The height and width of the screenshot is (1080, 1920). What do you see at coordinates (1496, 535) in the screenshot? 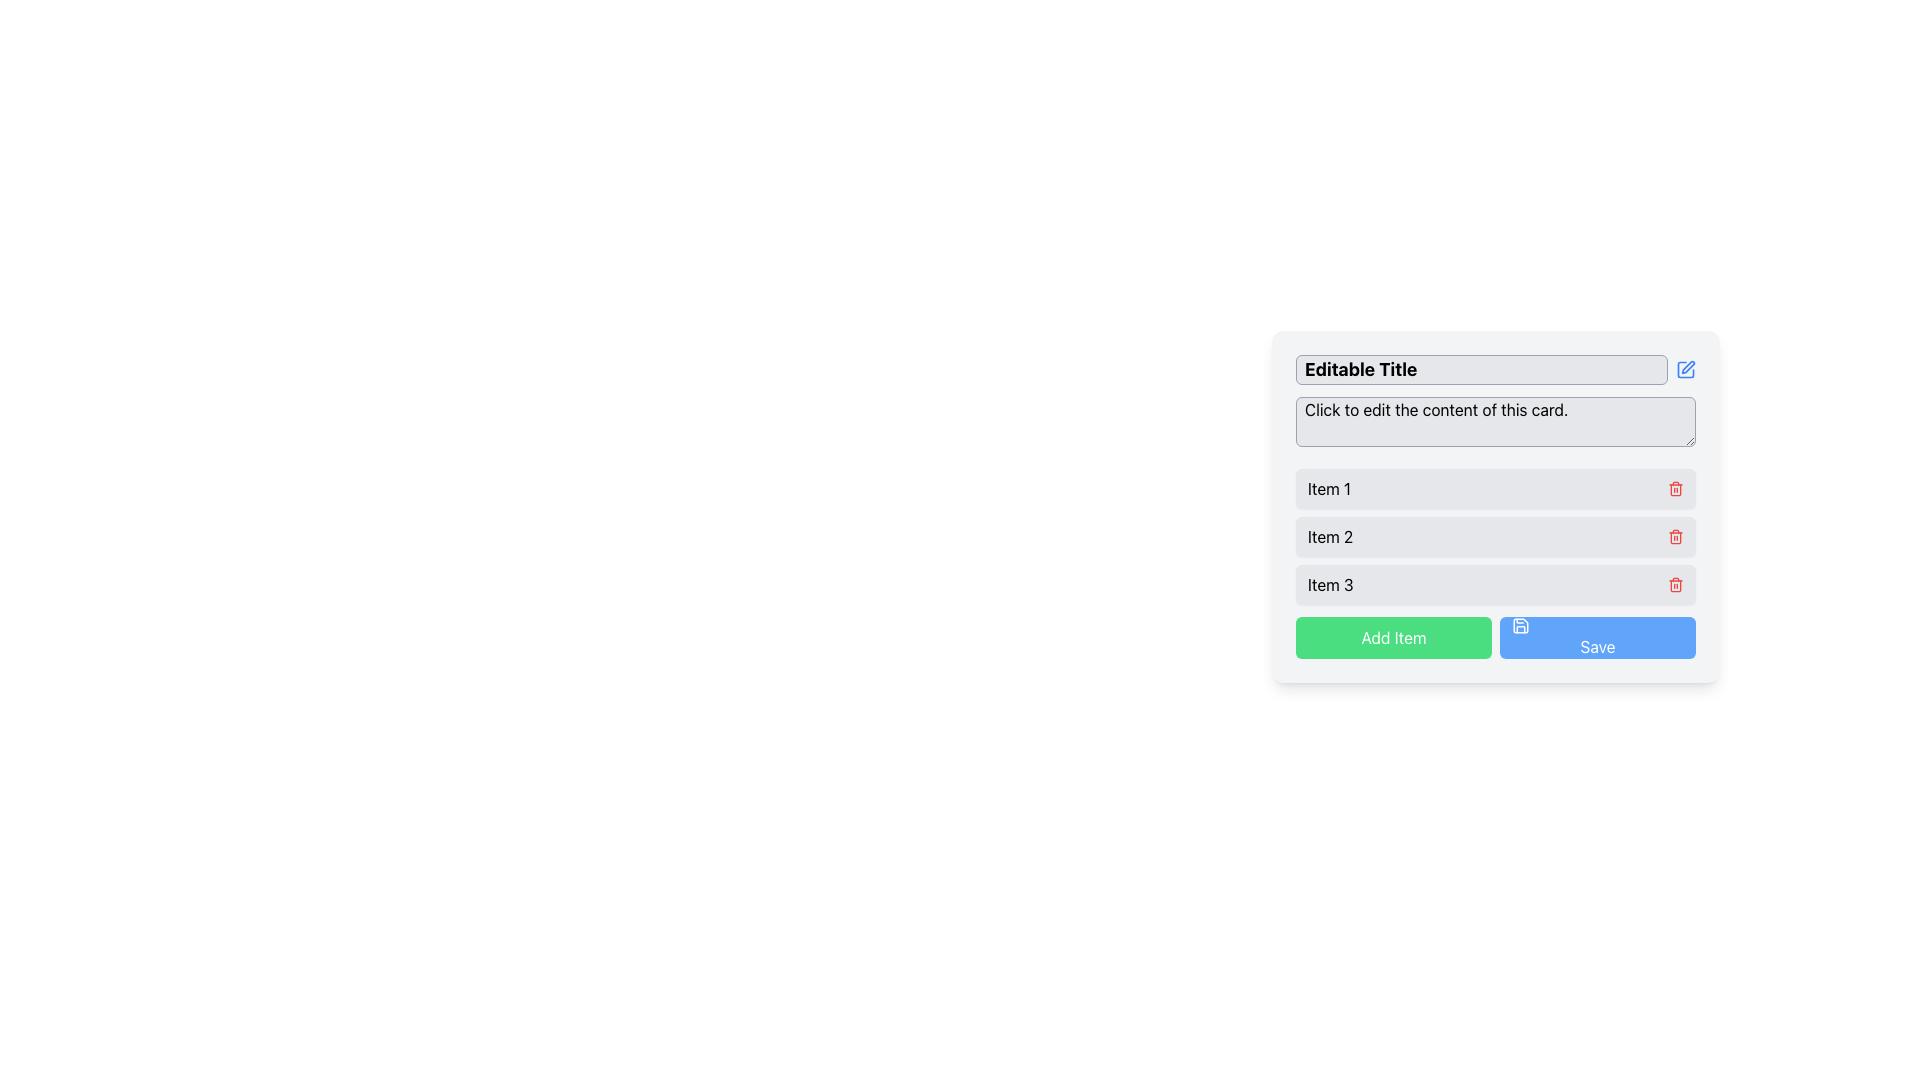
I see `the second item in the vertical list` at bounding box center [1496, 535].